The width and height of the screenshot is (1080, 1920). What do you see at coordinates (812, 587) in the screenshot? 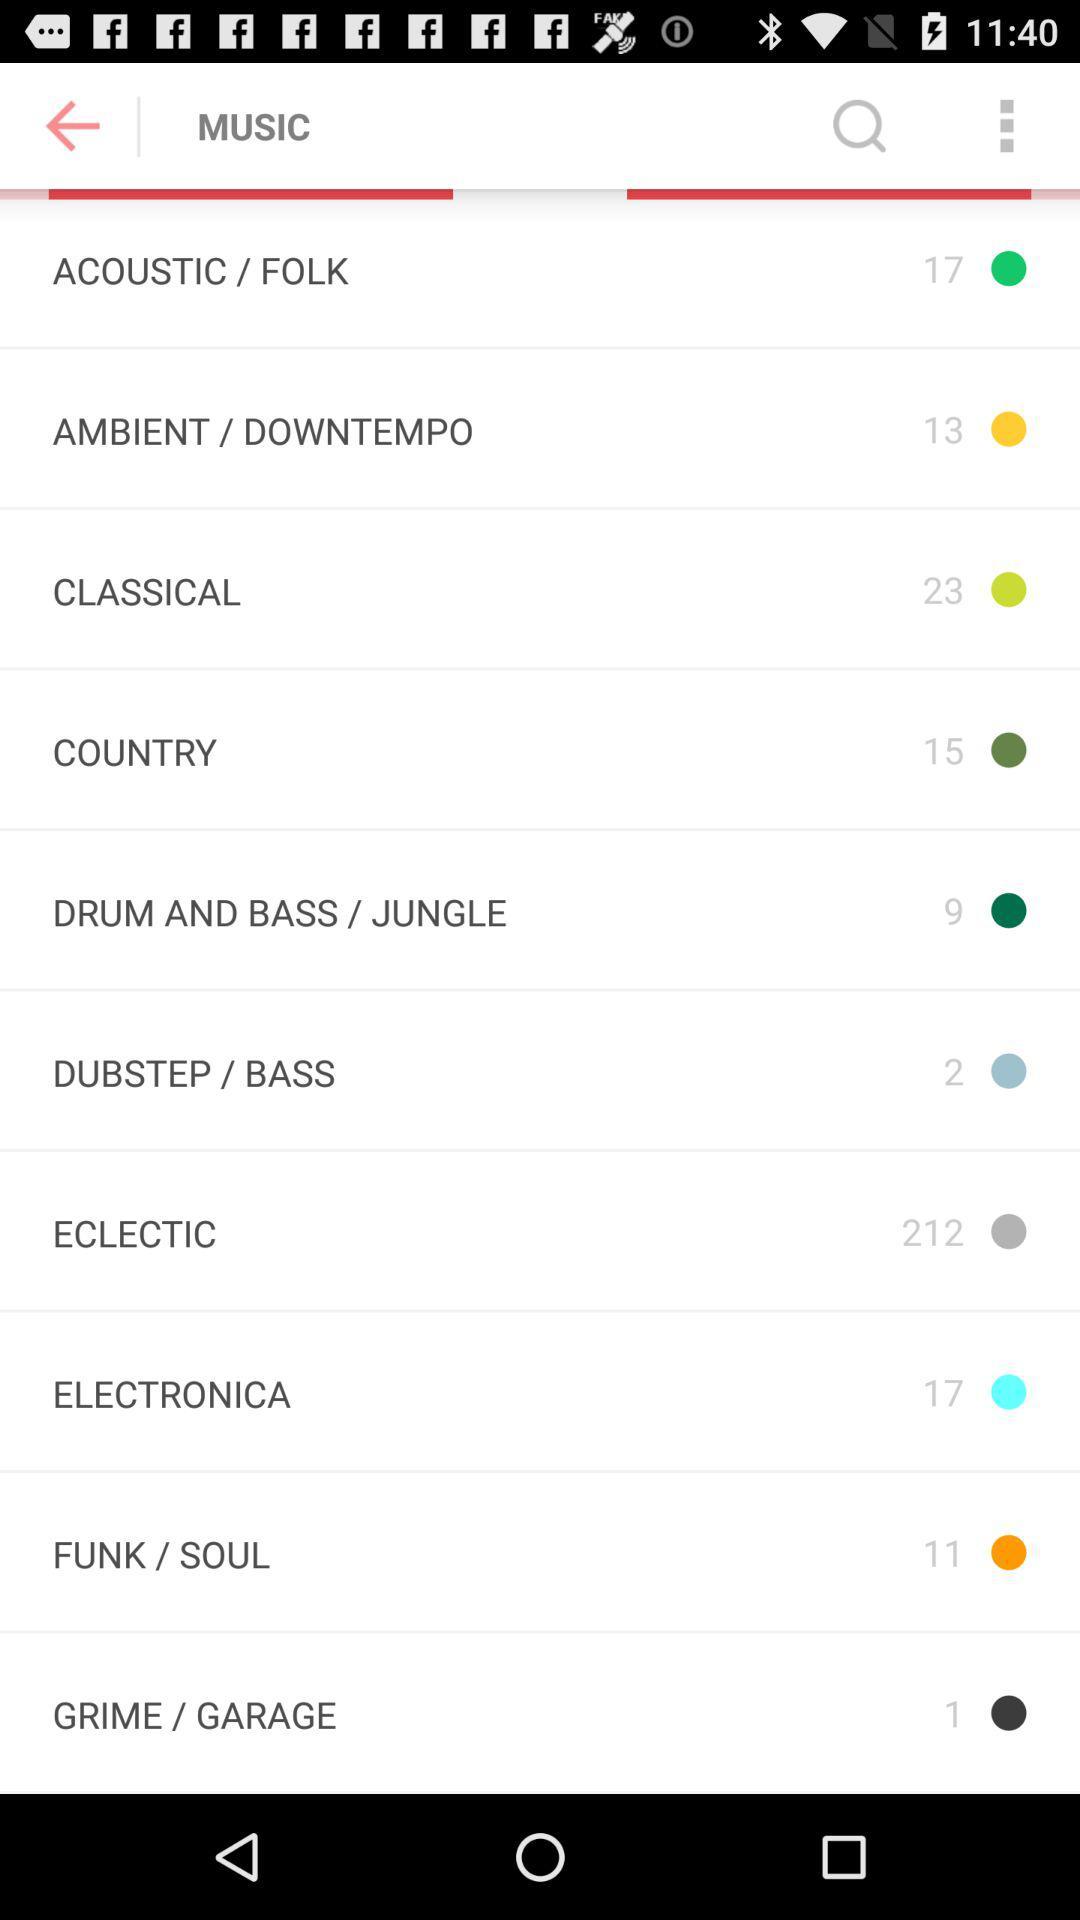
I see `the item to the right of the ambient / downtempo` at bounding box center [812, 587].